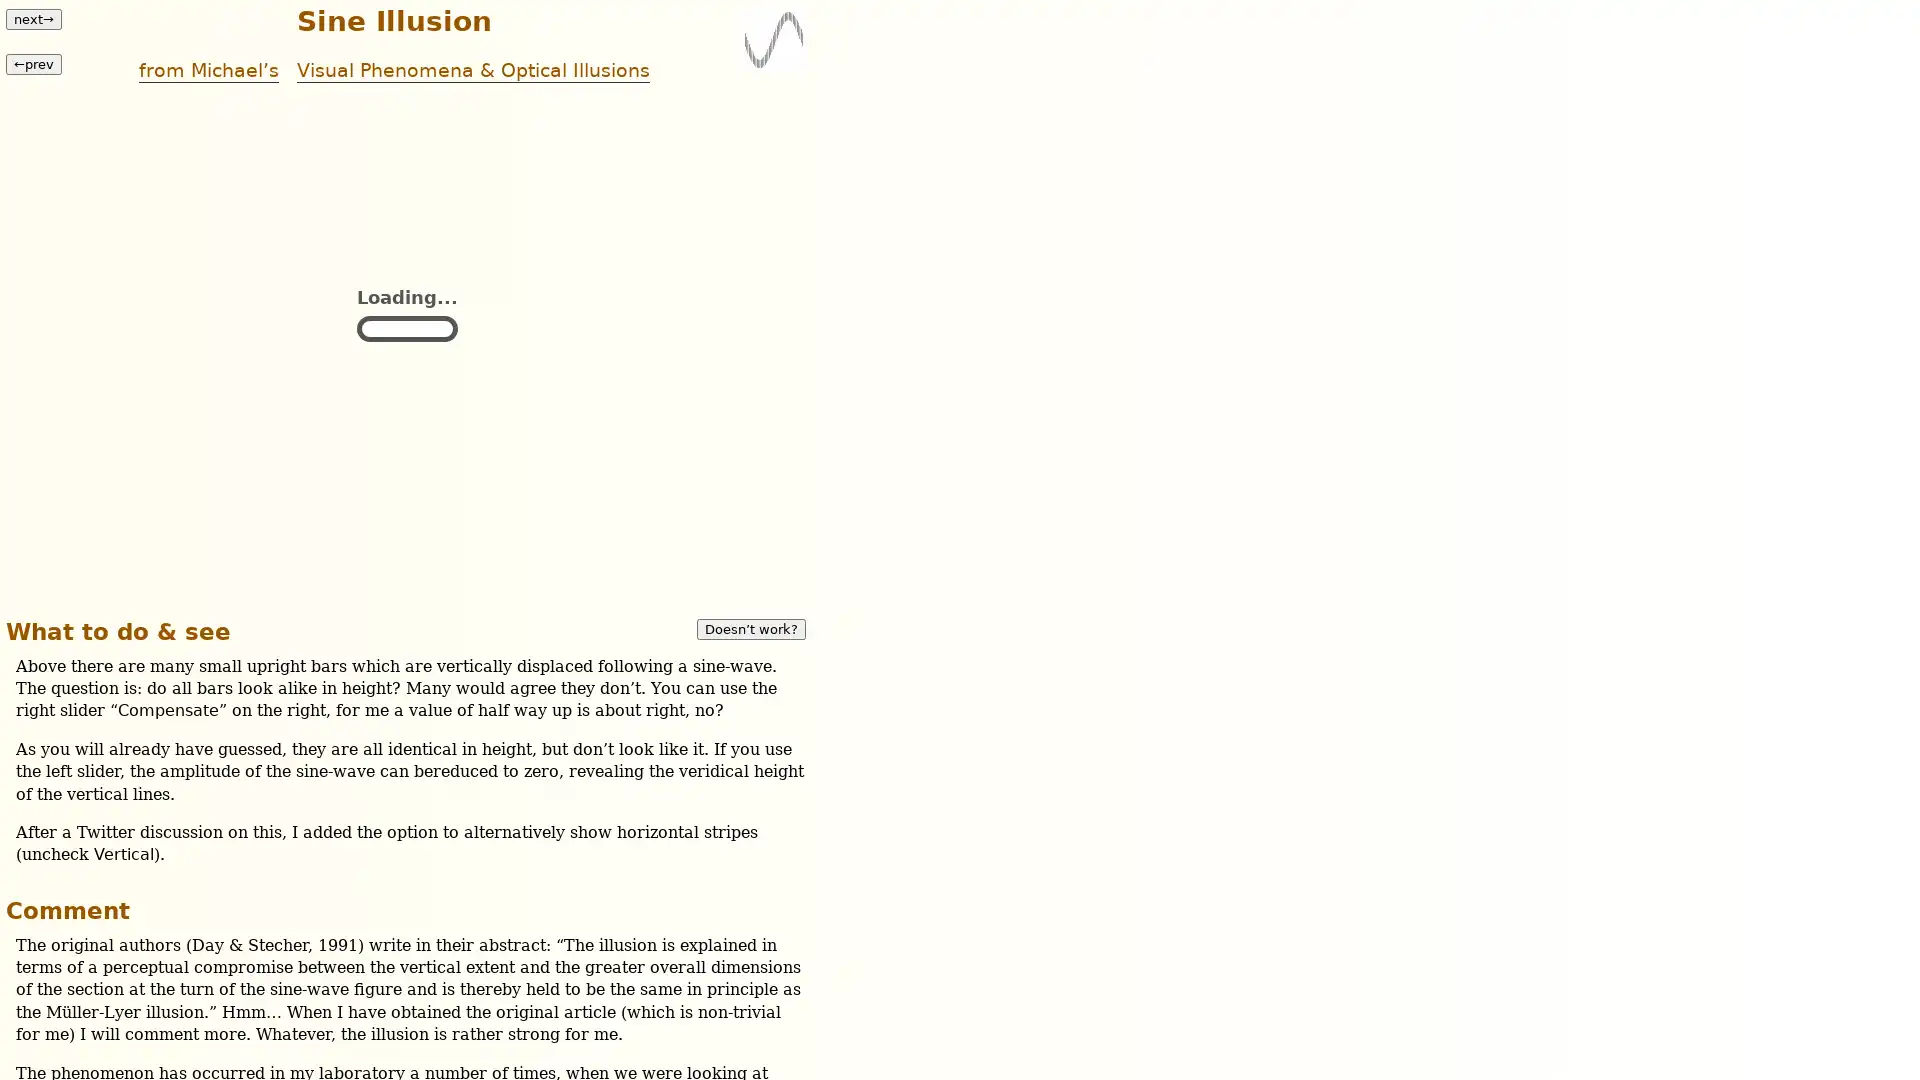 This screenshot has width=1920, height=1080. What do you see at coordinates (33, 62) in the screenshot?
I see `prev` at bounding box center [33, 62].